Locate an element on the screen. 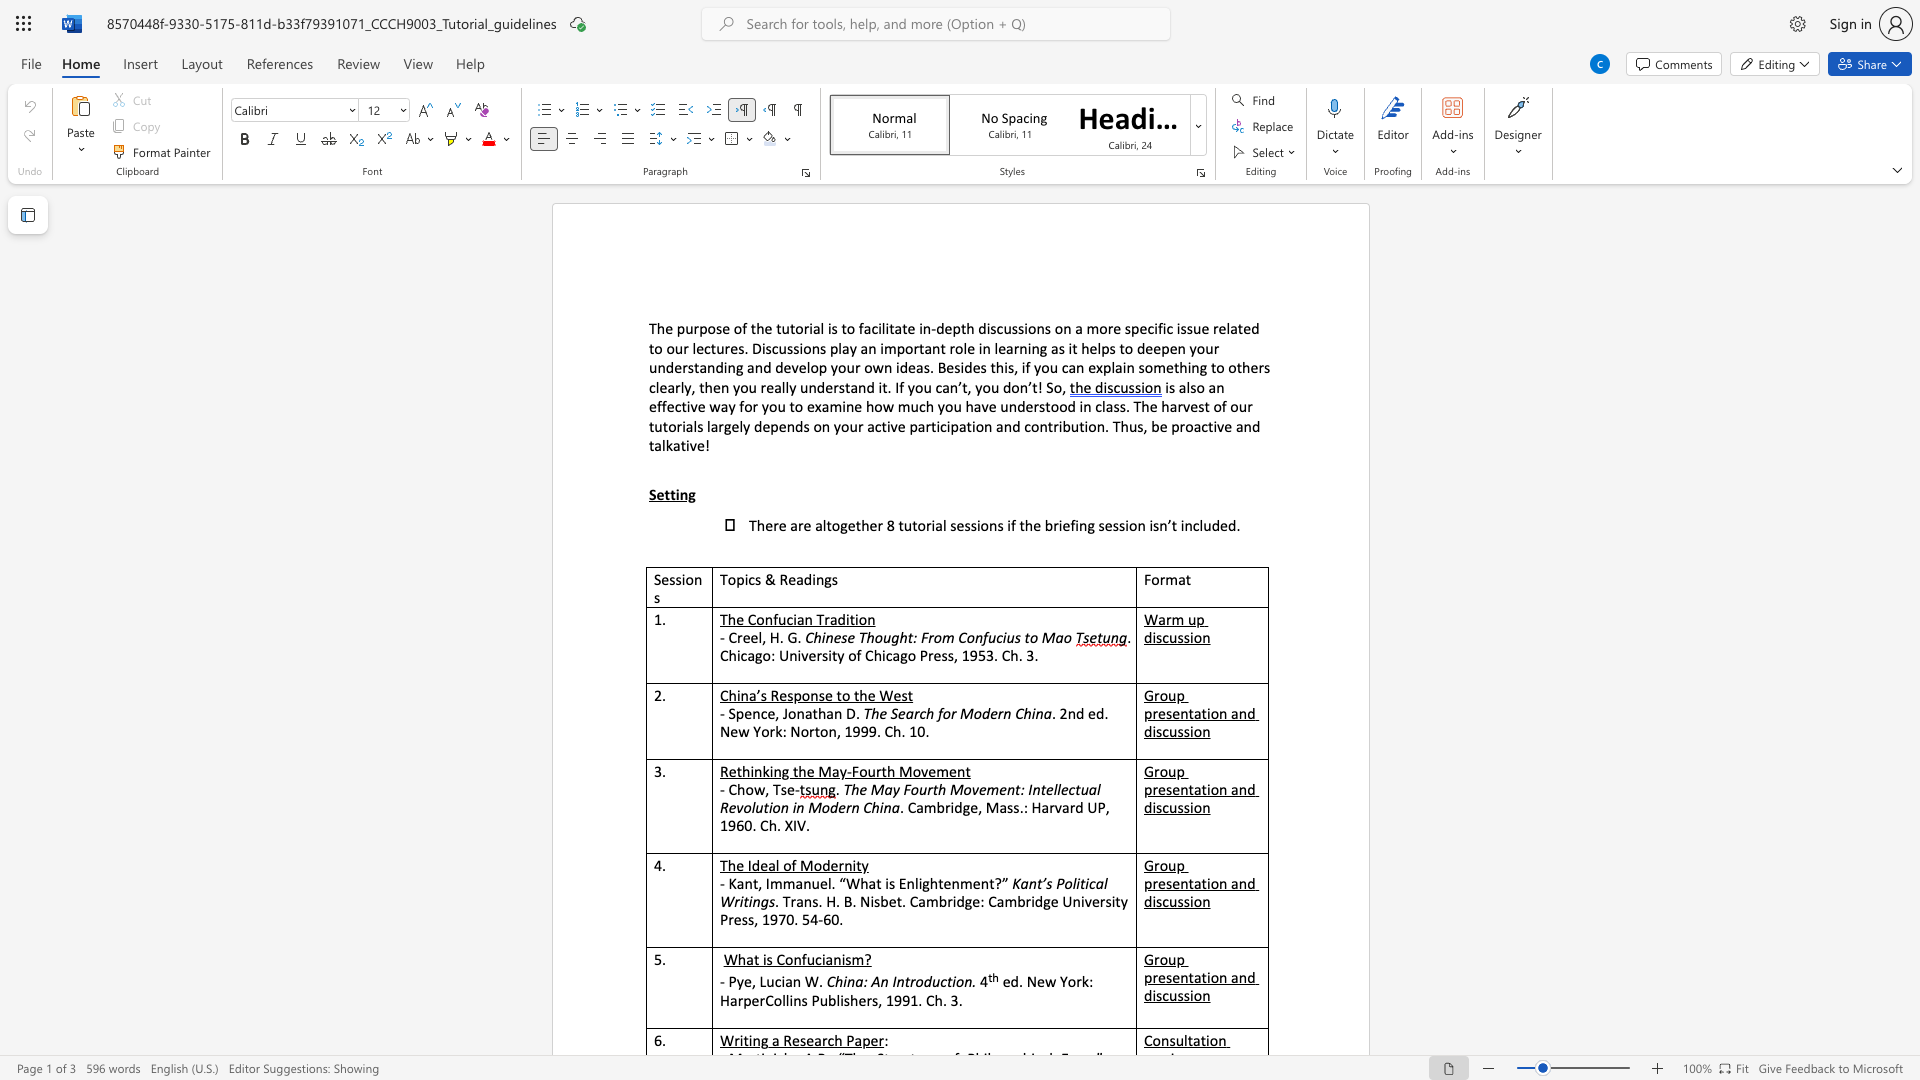 Image resolution: width=1920 pixels, height=1080 pixels. the subset text "ctiv" within the text "on your active" is located at coordinates (874, 425).